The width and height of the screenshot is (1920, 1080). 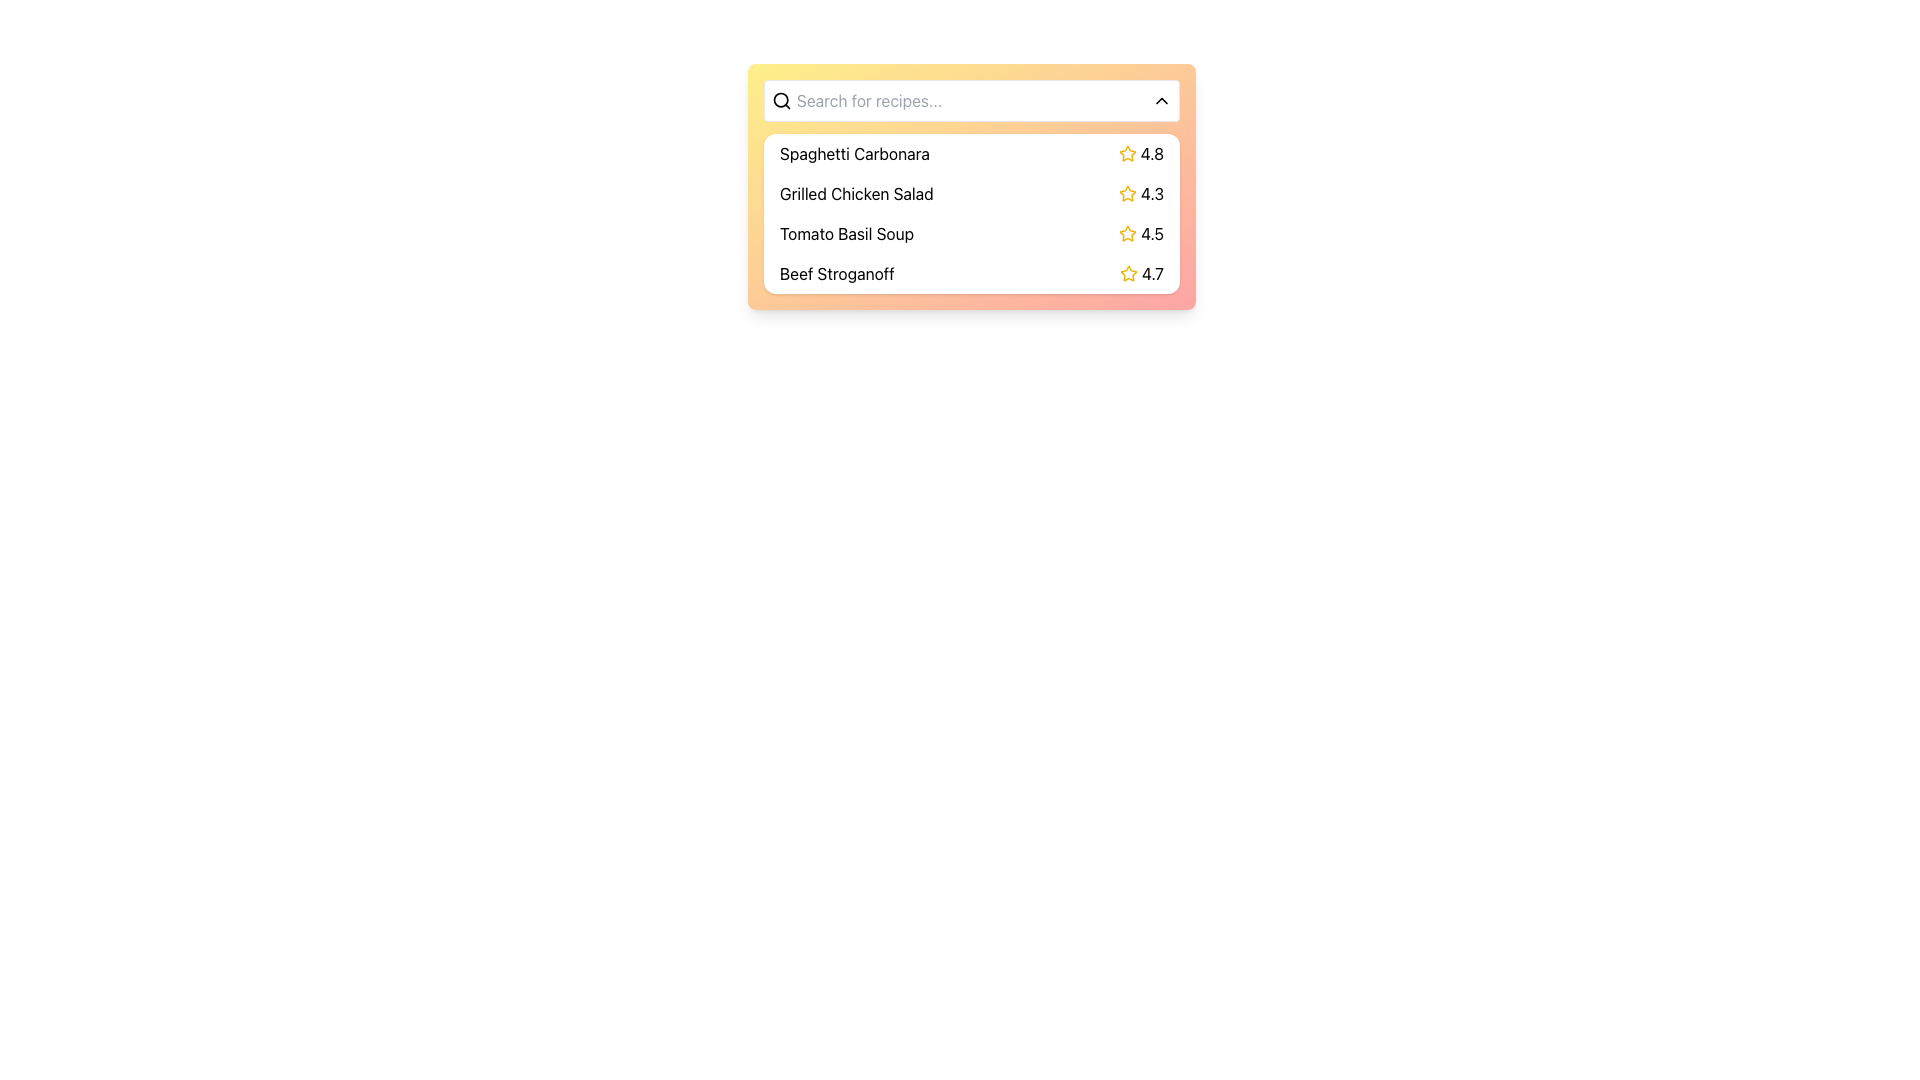 I want to click on the upward triangular arrow button located on the right side of the input field within the search bar, so click(x=1161, y=100).